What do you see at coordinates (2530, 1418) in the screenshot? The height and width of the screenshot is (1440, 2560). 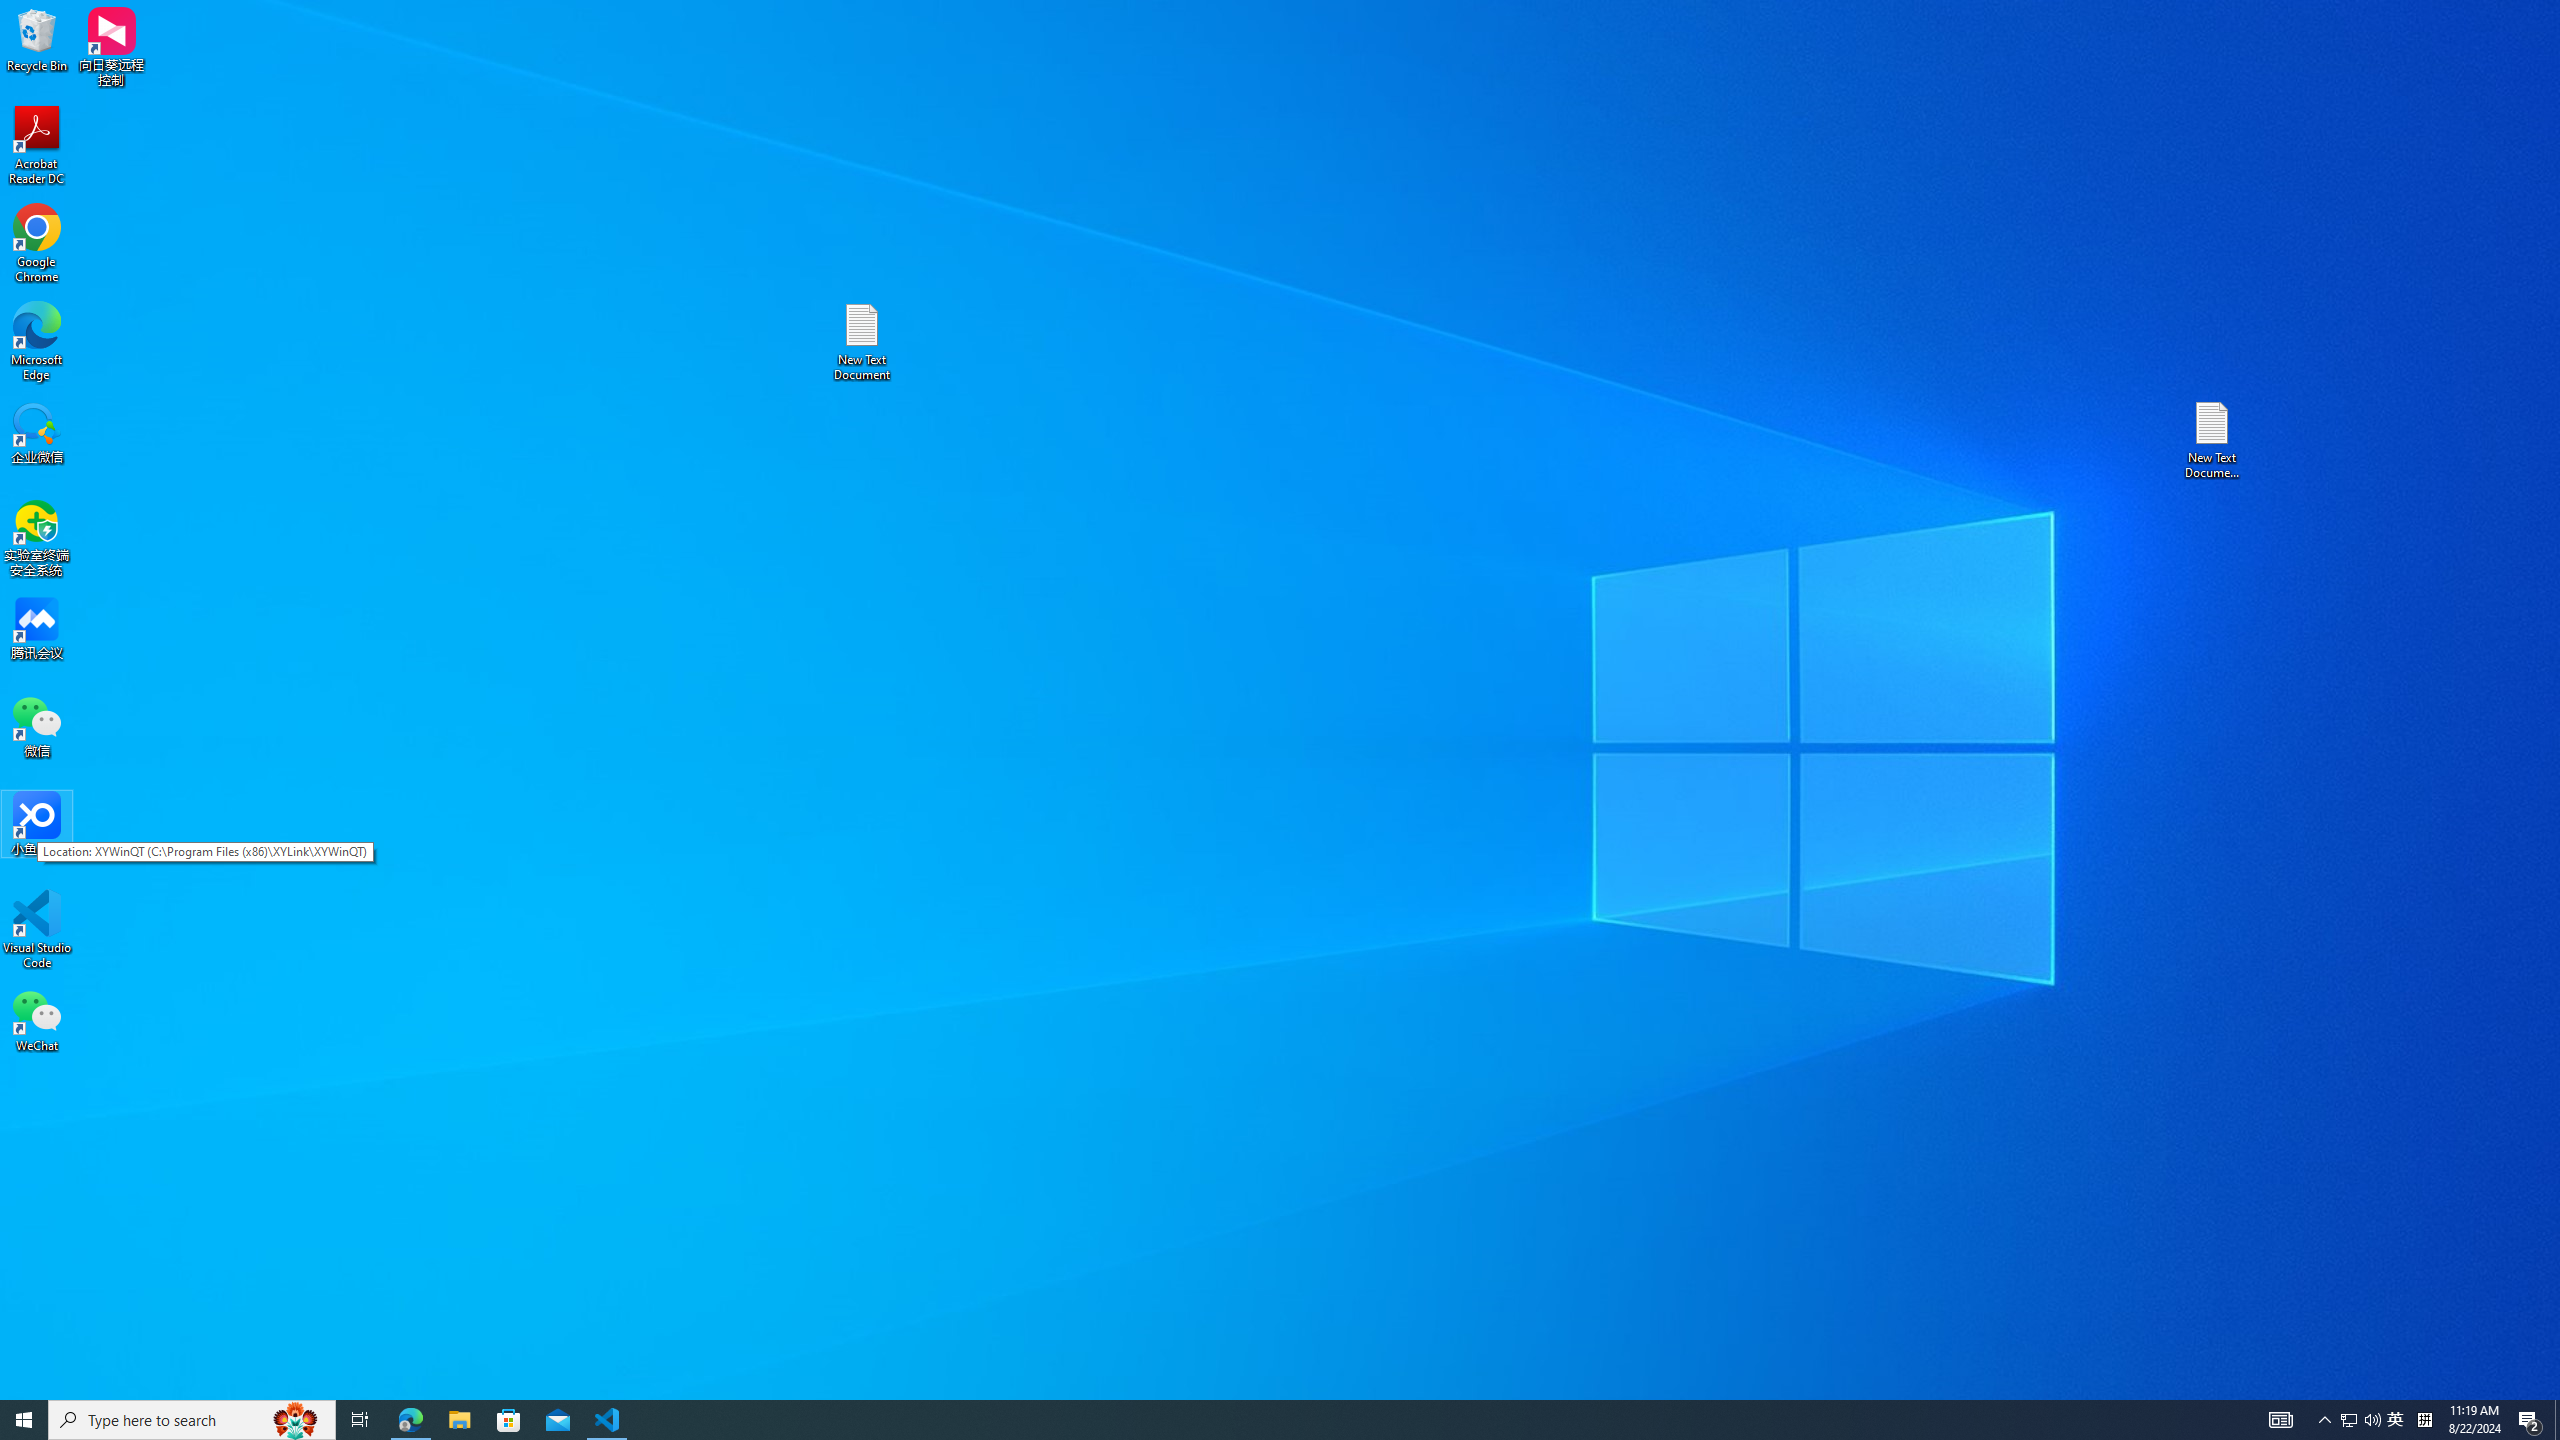 I see `'Action Center, 2 new notifications'` at bounding box center [2530, 1418].